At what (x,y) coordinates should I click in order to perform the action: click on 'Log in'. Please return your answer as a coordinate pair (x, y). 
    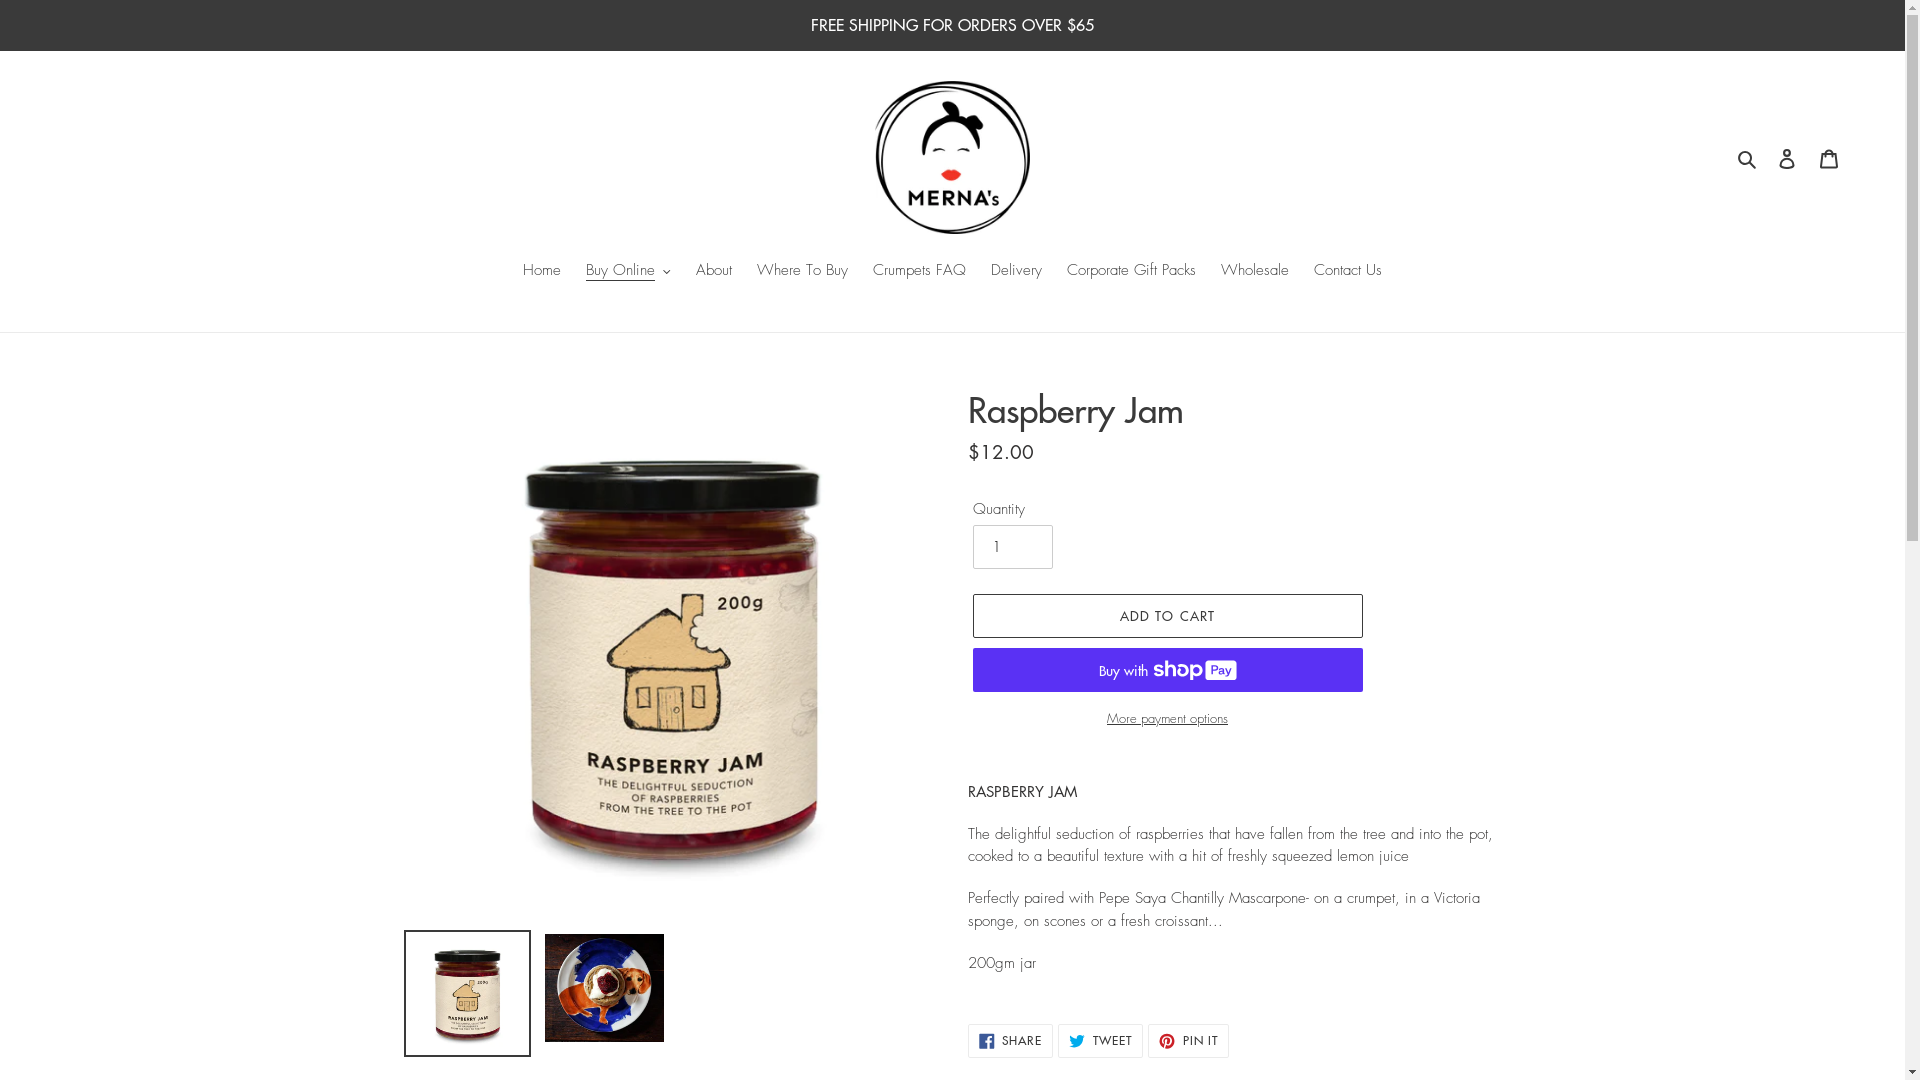
    Looking at the image, I should click on (1786, 156).